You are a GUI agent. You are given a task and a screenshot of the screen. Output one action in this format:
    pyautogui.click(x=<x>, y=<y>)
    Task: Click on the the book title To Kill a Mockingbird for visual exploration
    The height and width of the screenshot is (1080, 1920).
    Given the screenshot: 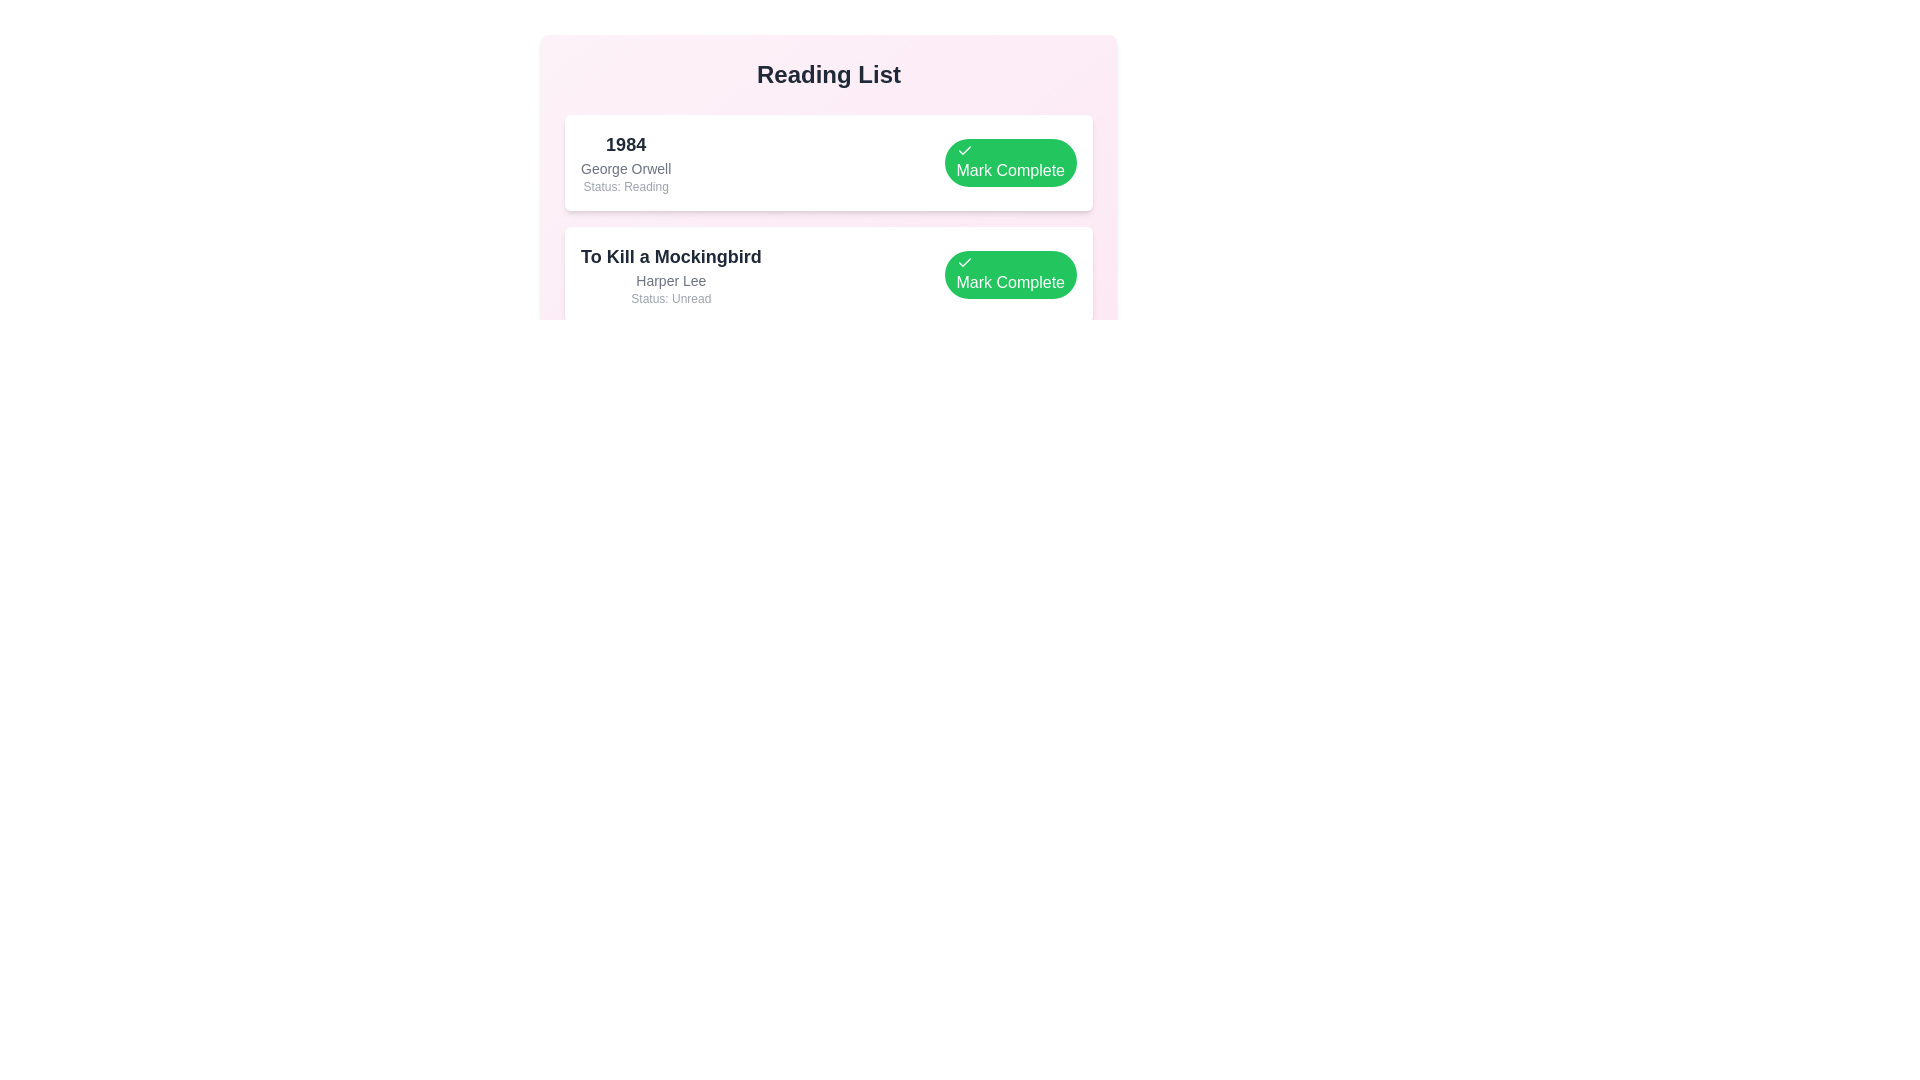 What is the action you would take?
    pyautogui.click(x=671, y=256)
    